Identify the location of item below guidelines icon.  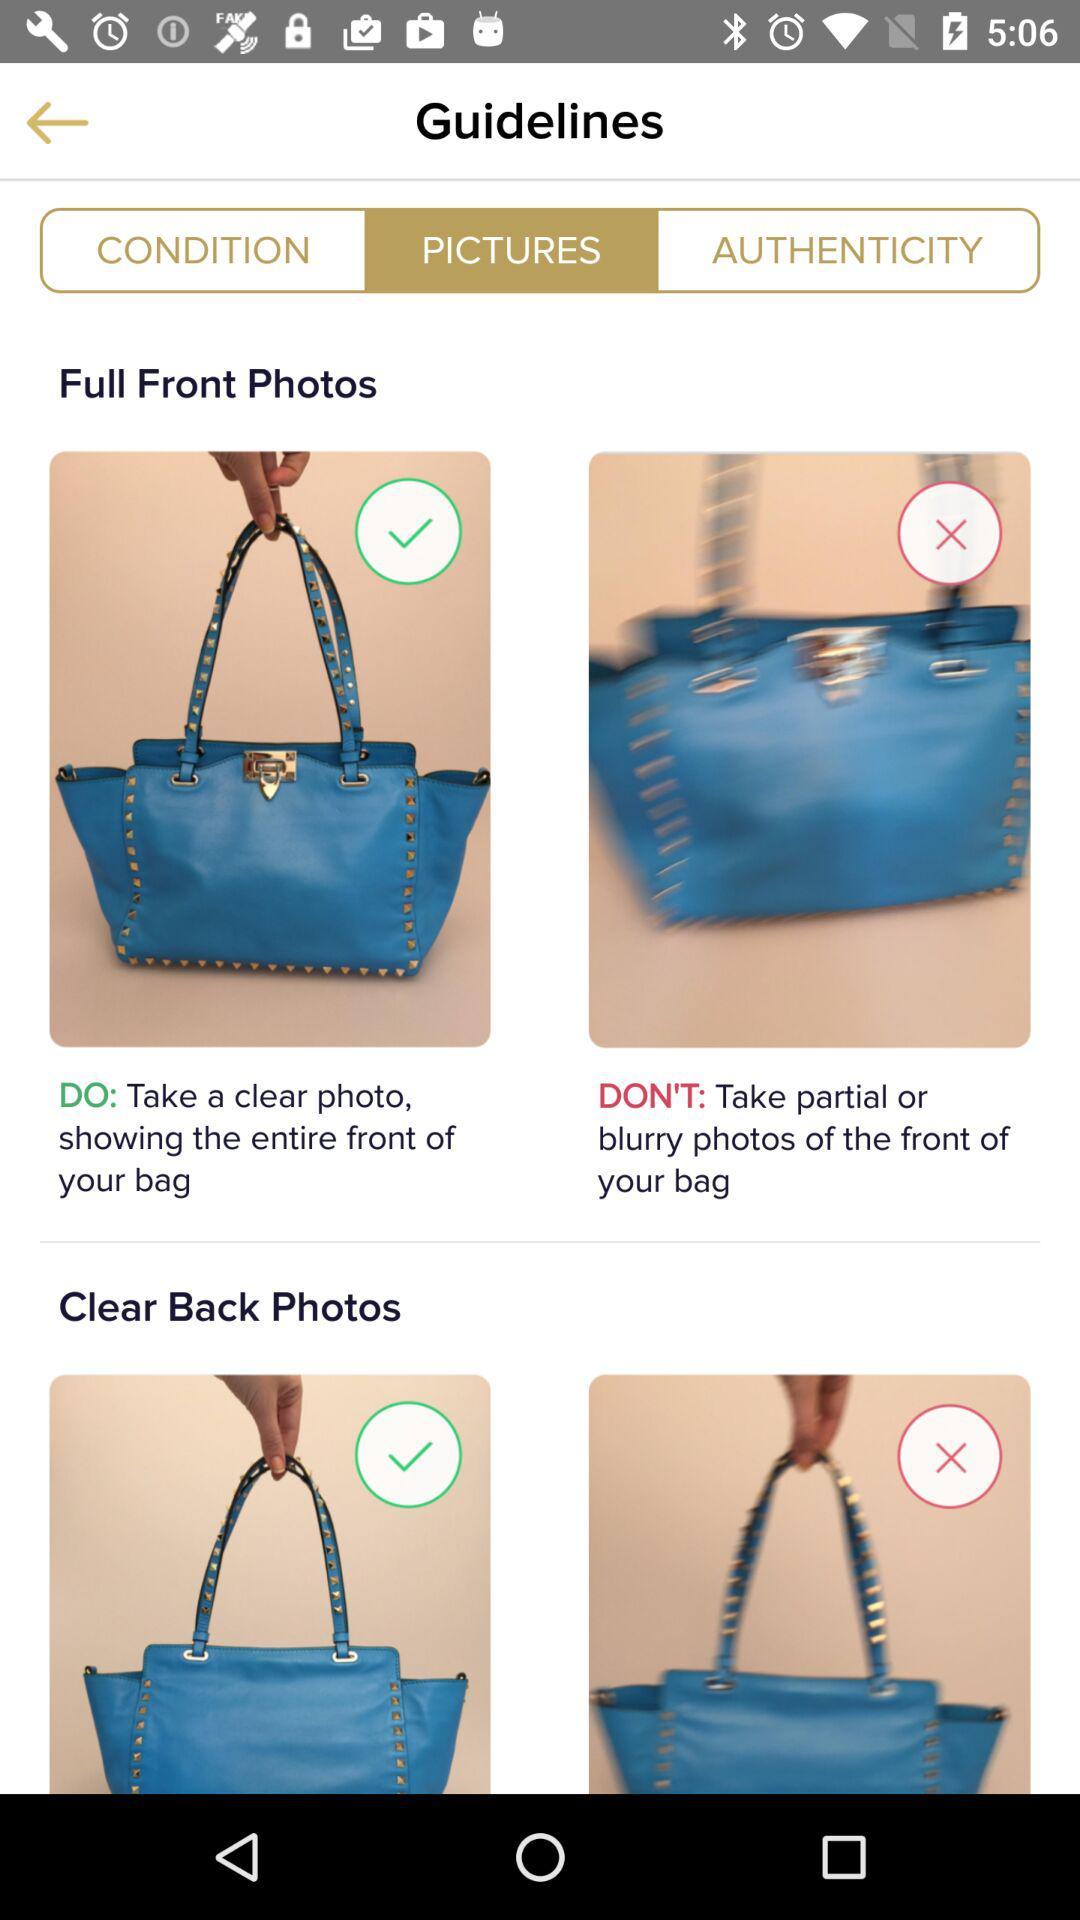
(510, 249).